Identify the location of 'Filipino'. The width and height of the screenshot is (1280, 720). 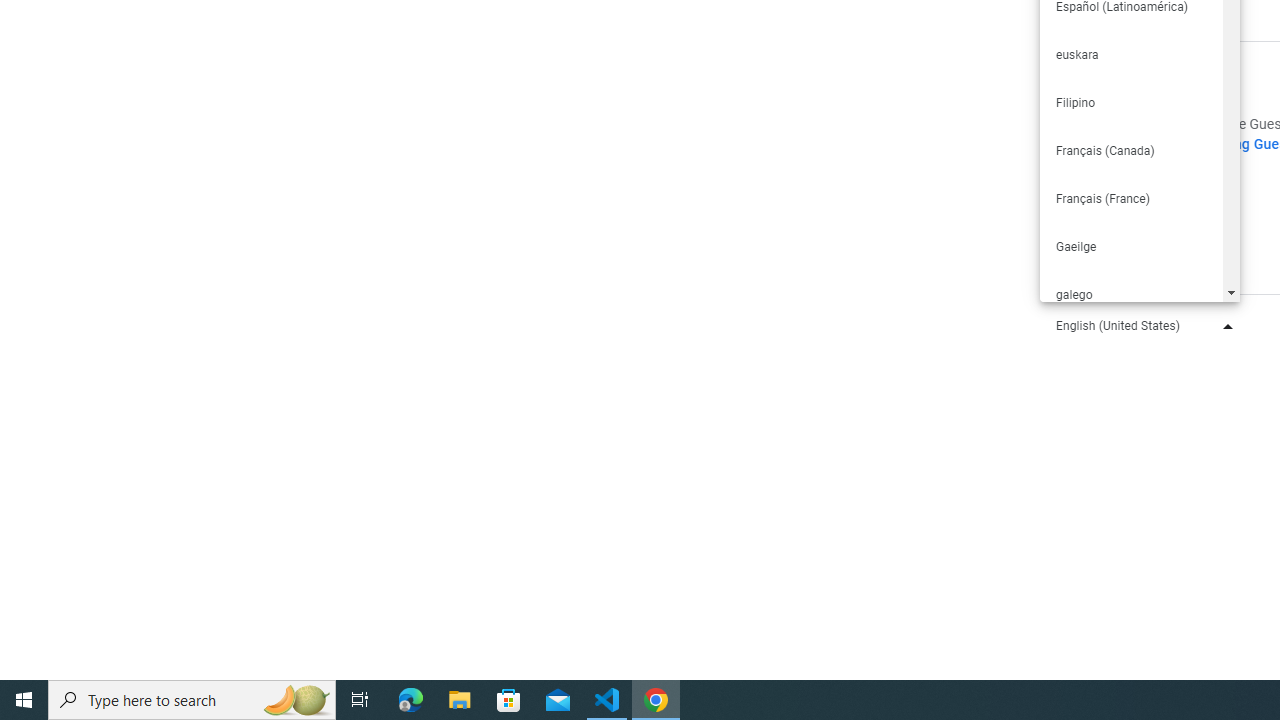
(1130, 102).